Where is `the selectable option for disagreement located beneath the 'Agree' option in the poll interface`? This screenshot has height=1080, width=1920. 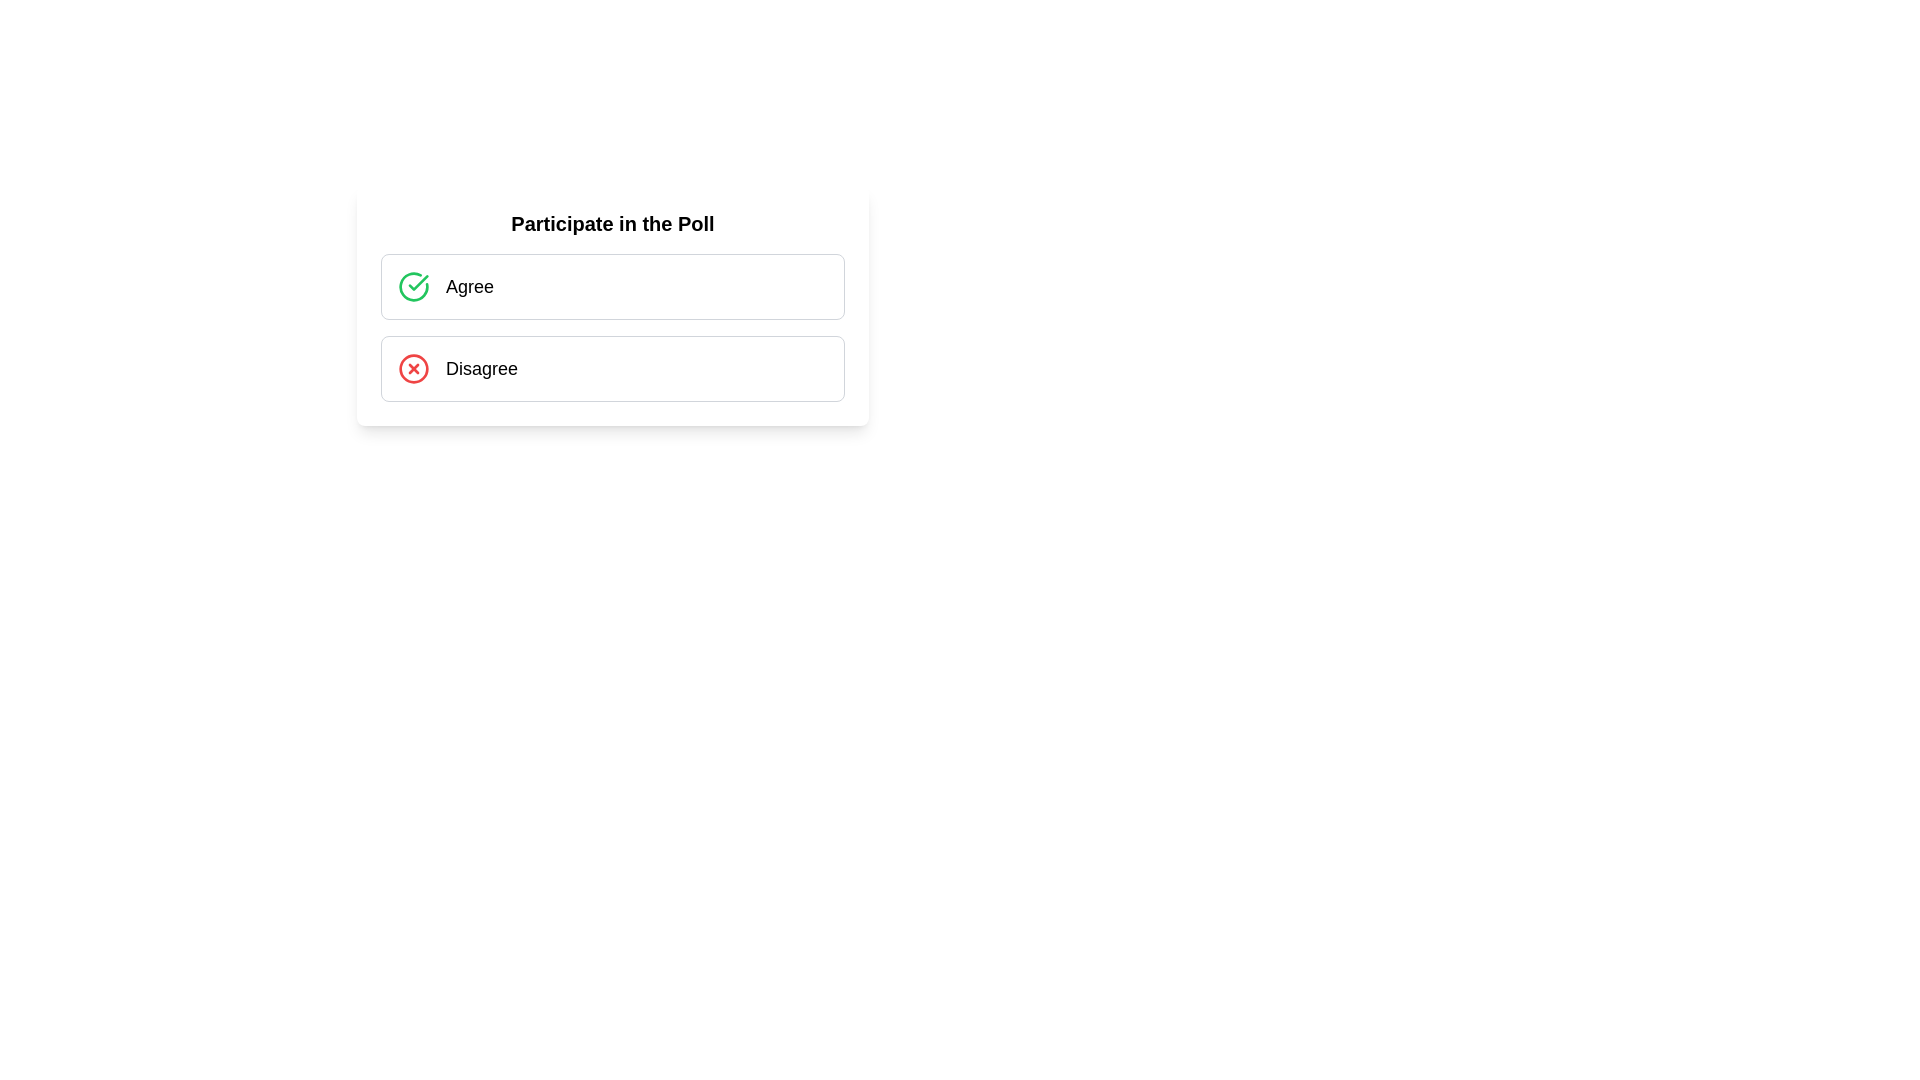
the selectable option for disagreement located beneath the 'Agree' option in the poll interface is located at coordinates (456, 369).